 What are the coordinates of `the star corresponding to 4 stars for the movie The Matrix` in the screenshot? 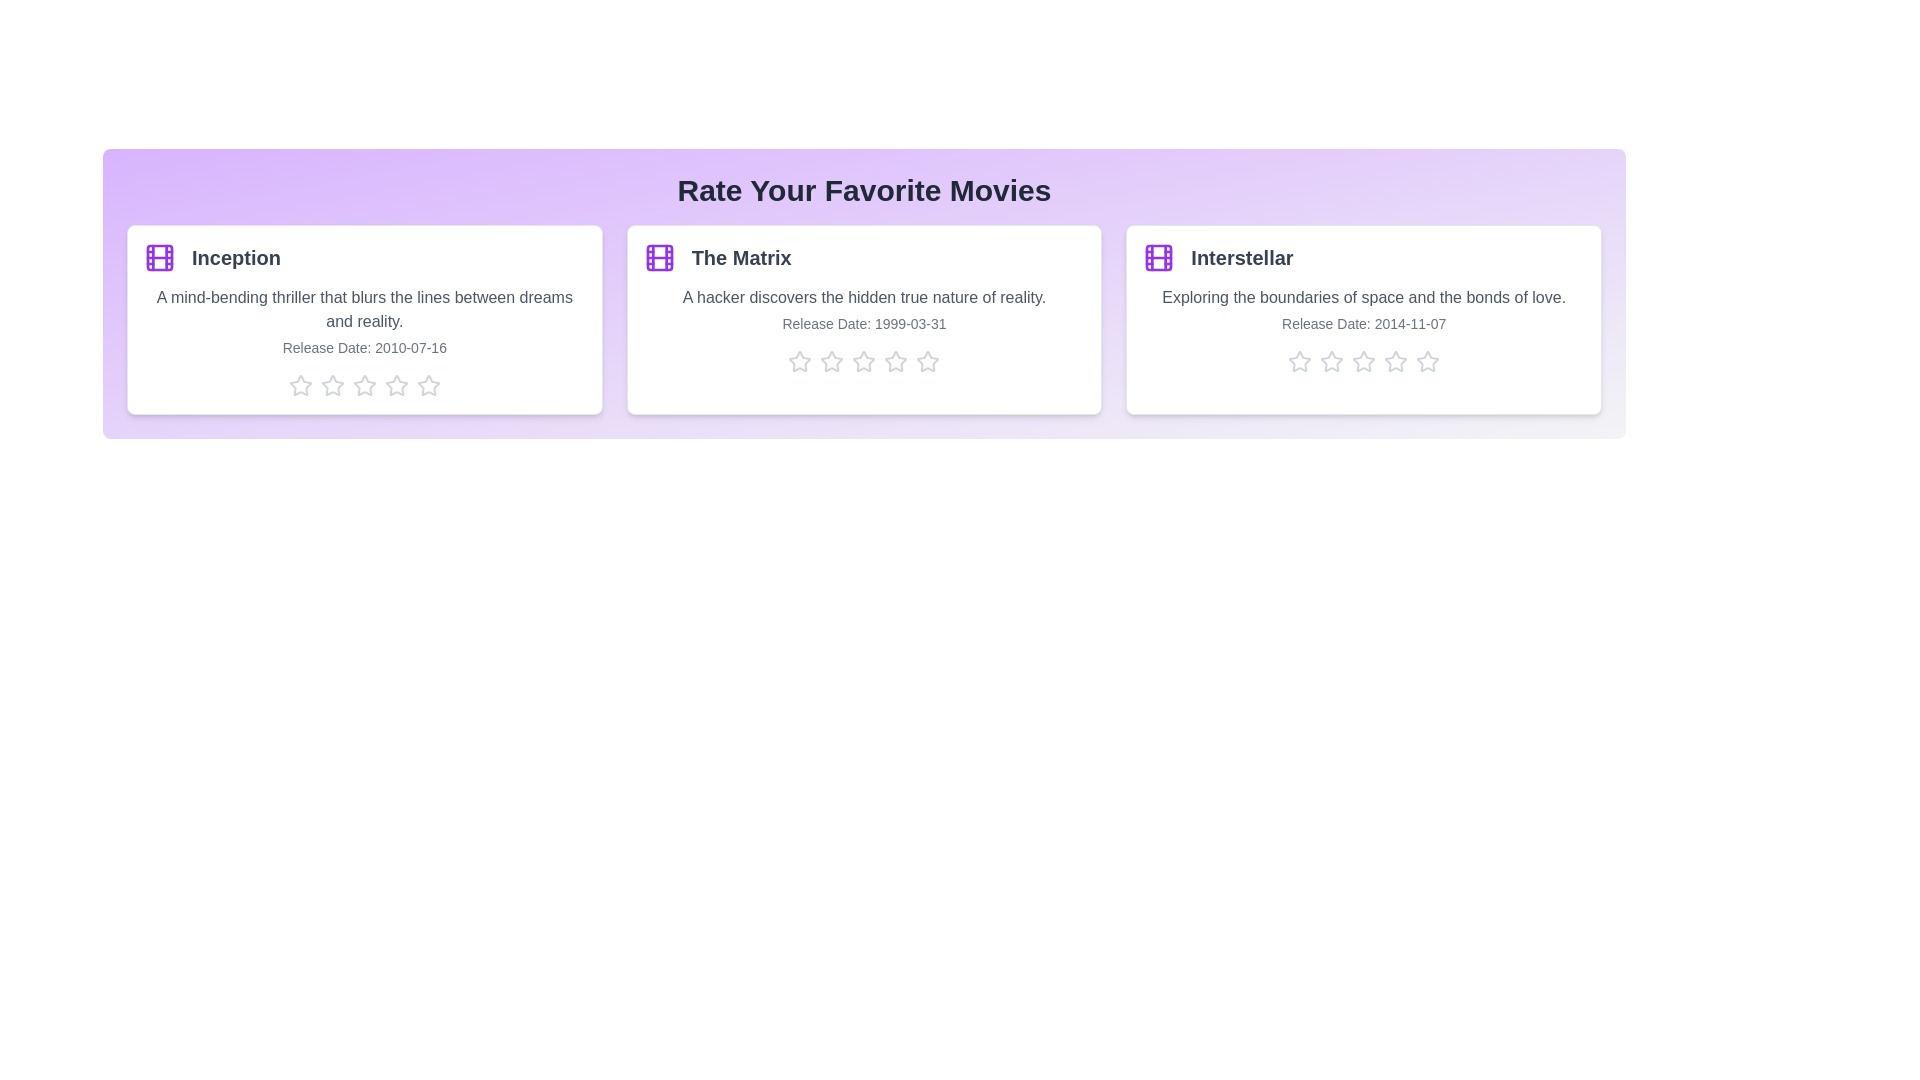 It's located at (895, 362).